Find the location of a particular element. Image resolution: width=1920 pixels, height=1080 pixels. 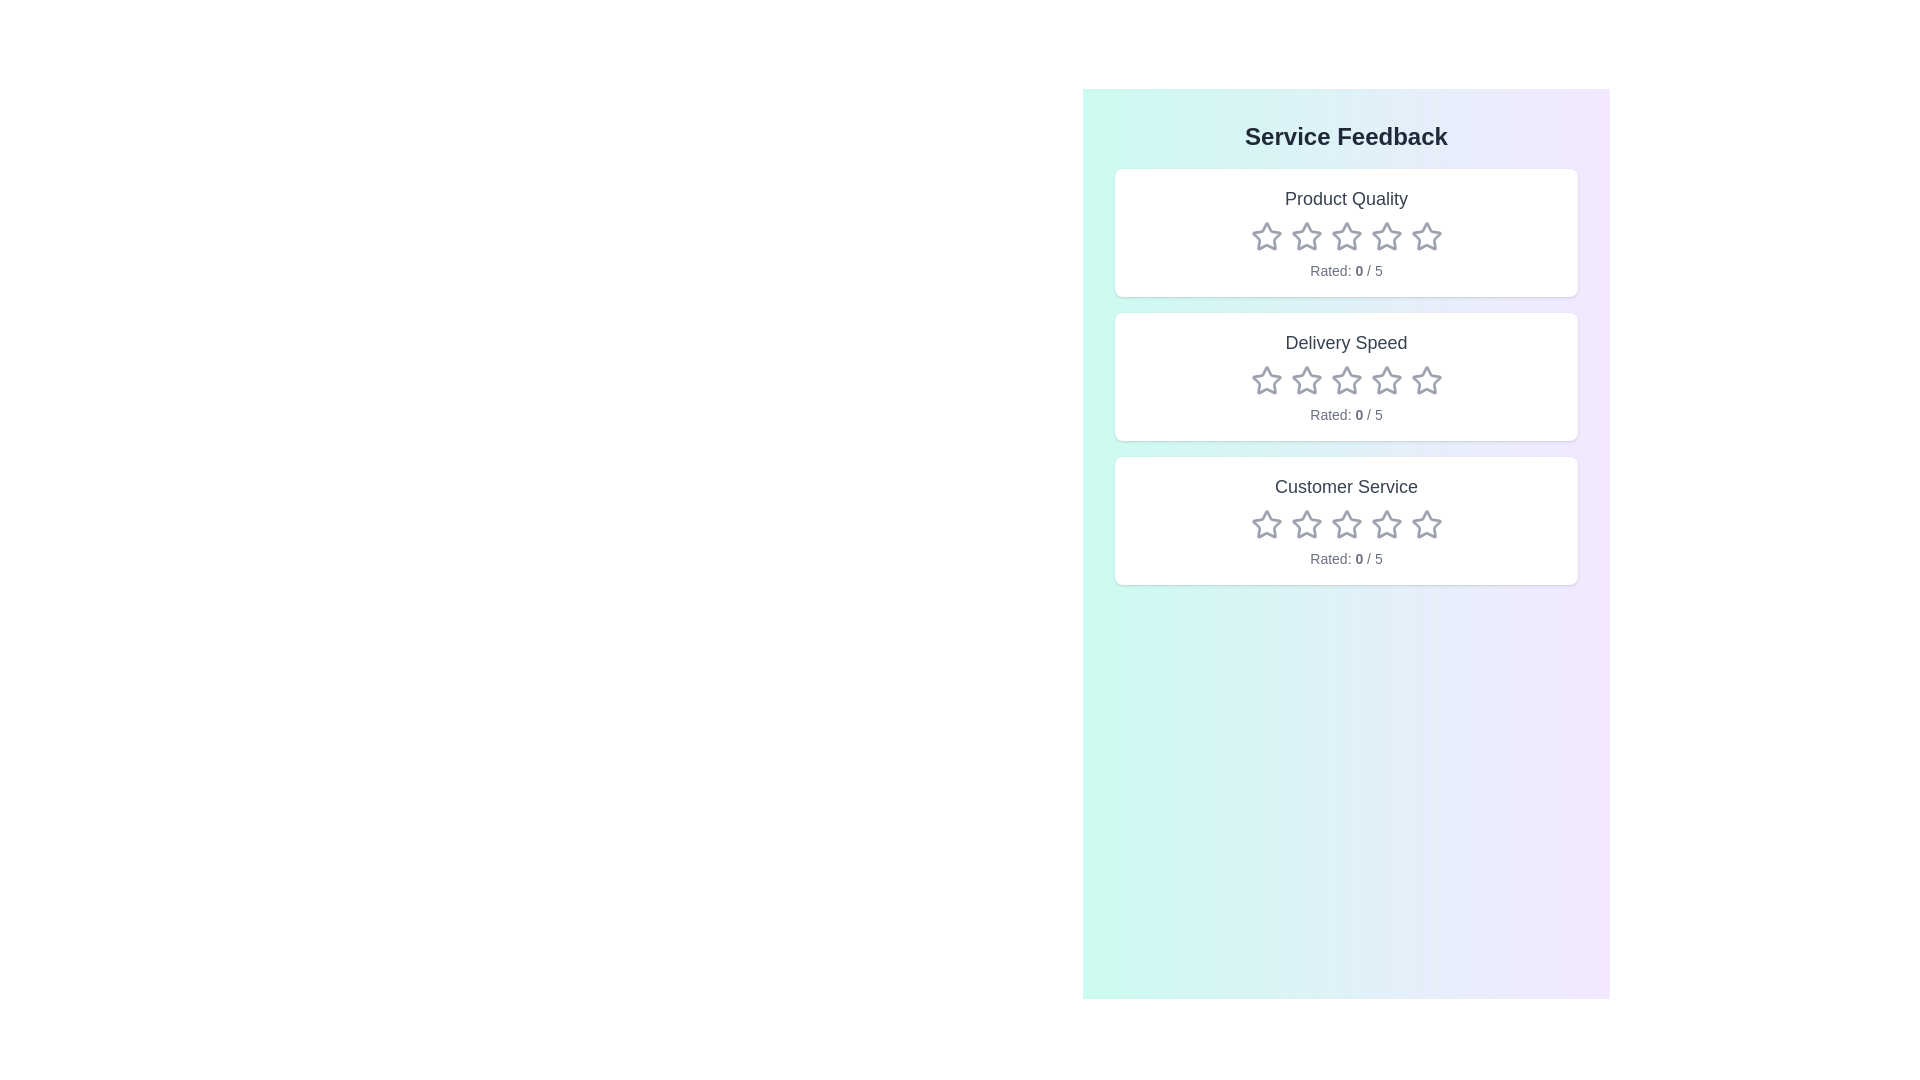

the rating for the category Product Quality to 4 stars is located at coordinates (1385, 235).